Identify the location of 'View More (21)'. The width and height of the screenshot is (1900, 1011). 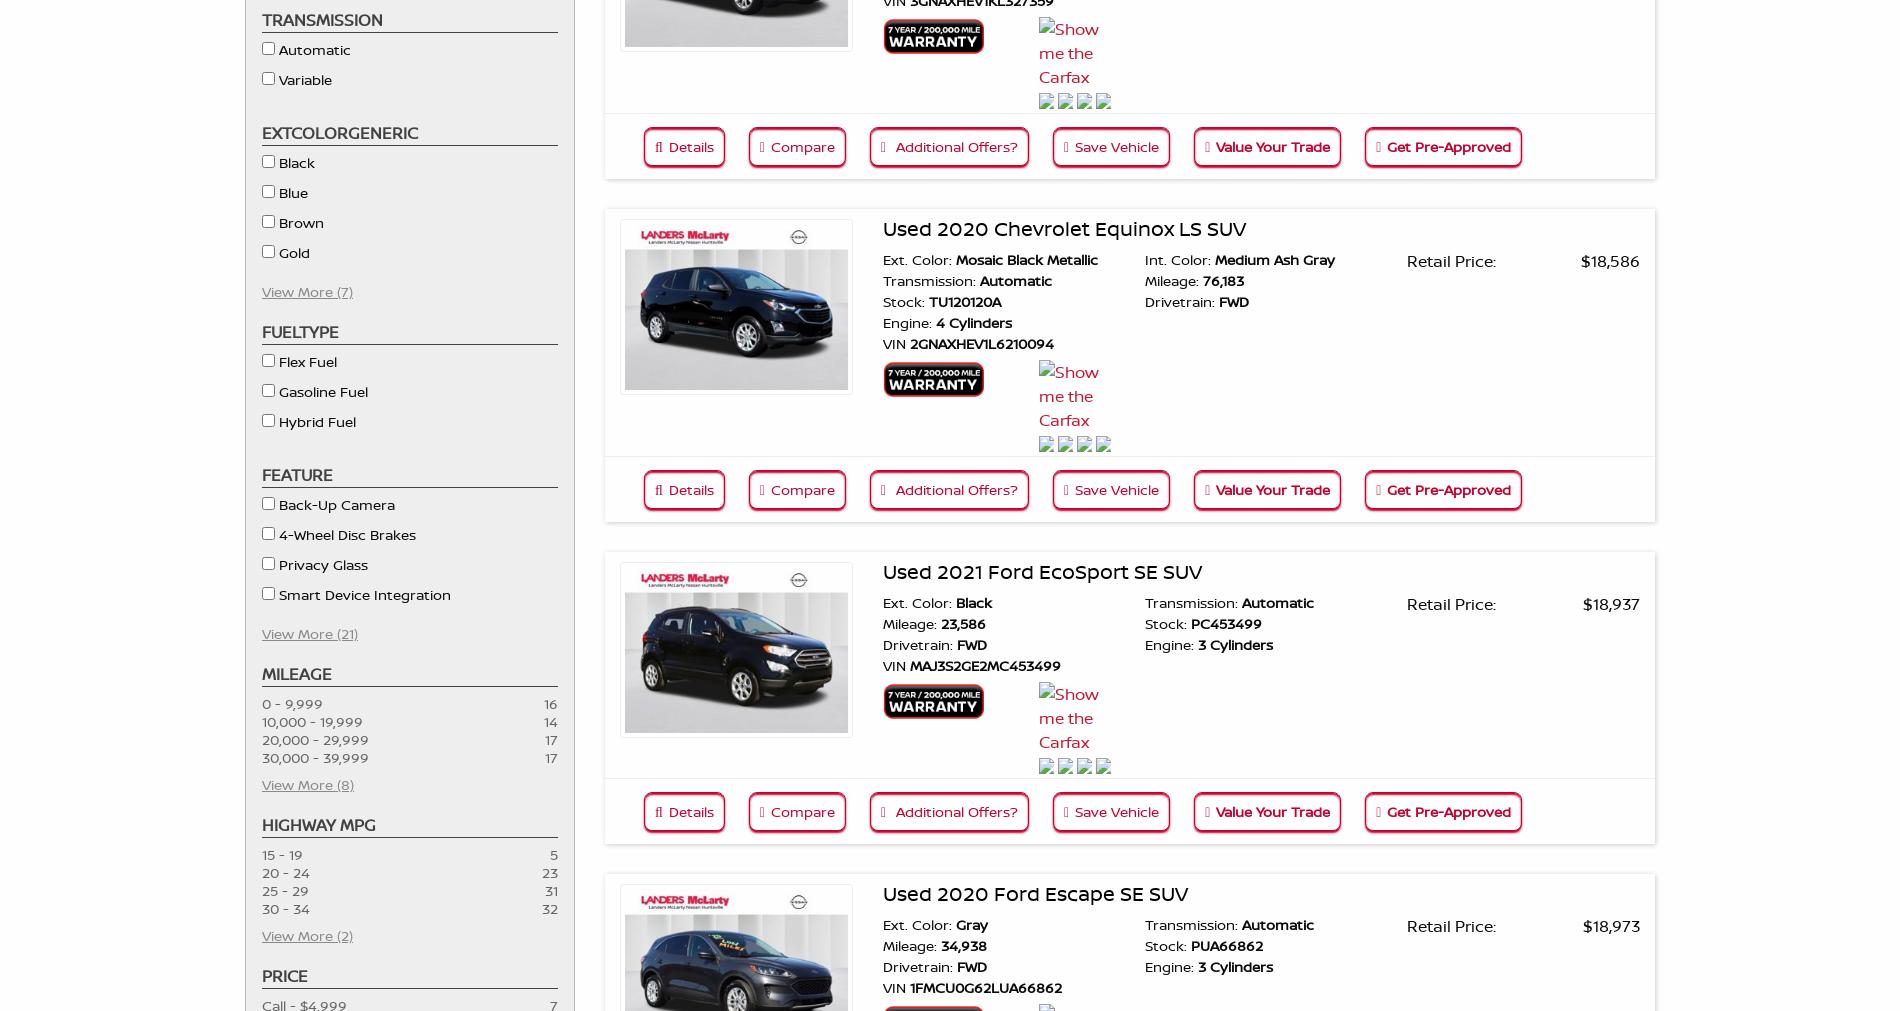
(261, 632).